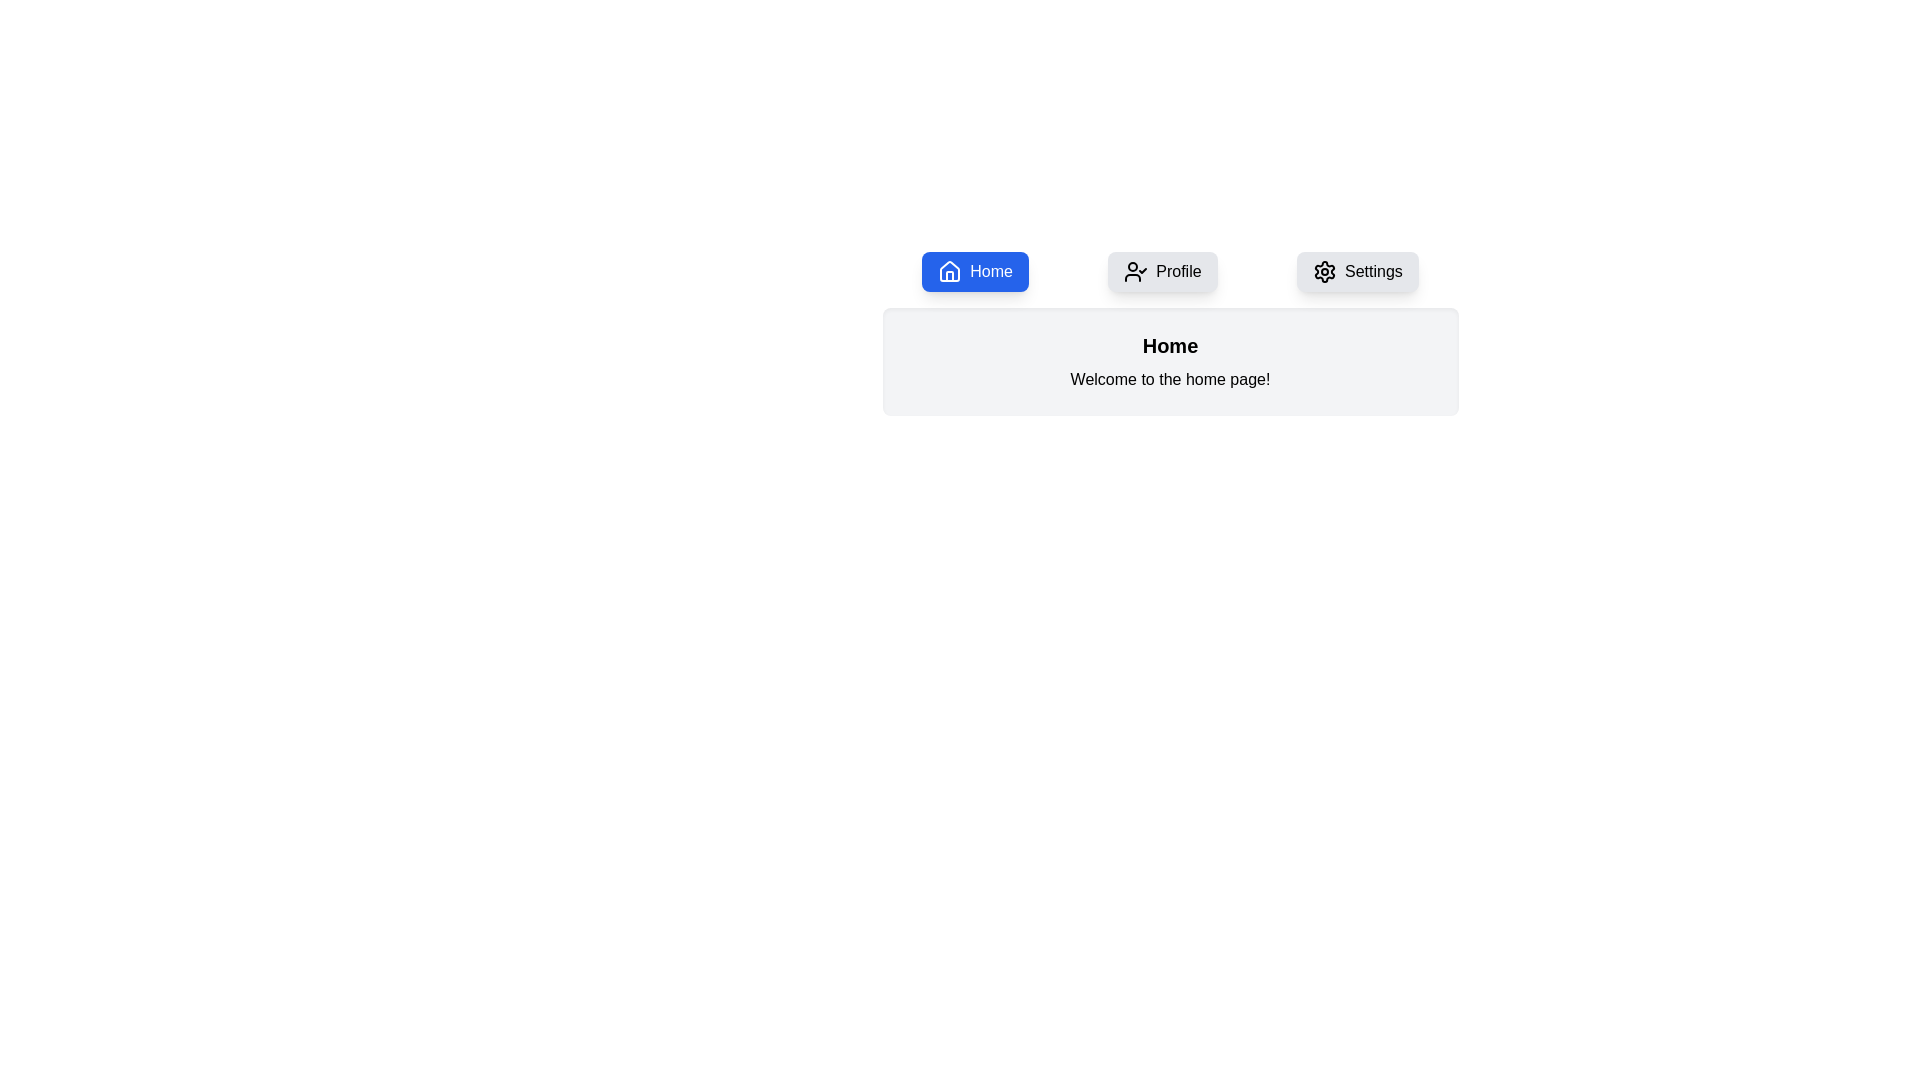 This screenshot has width=1920, height=1080. I want to click on the Profile tab by clicking its corresponding button, so click(1161, 272).